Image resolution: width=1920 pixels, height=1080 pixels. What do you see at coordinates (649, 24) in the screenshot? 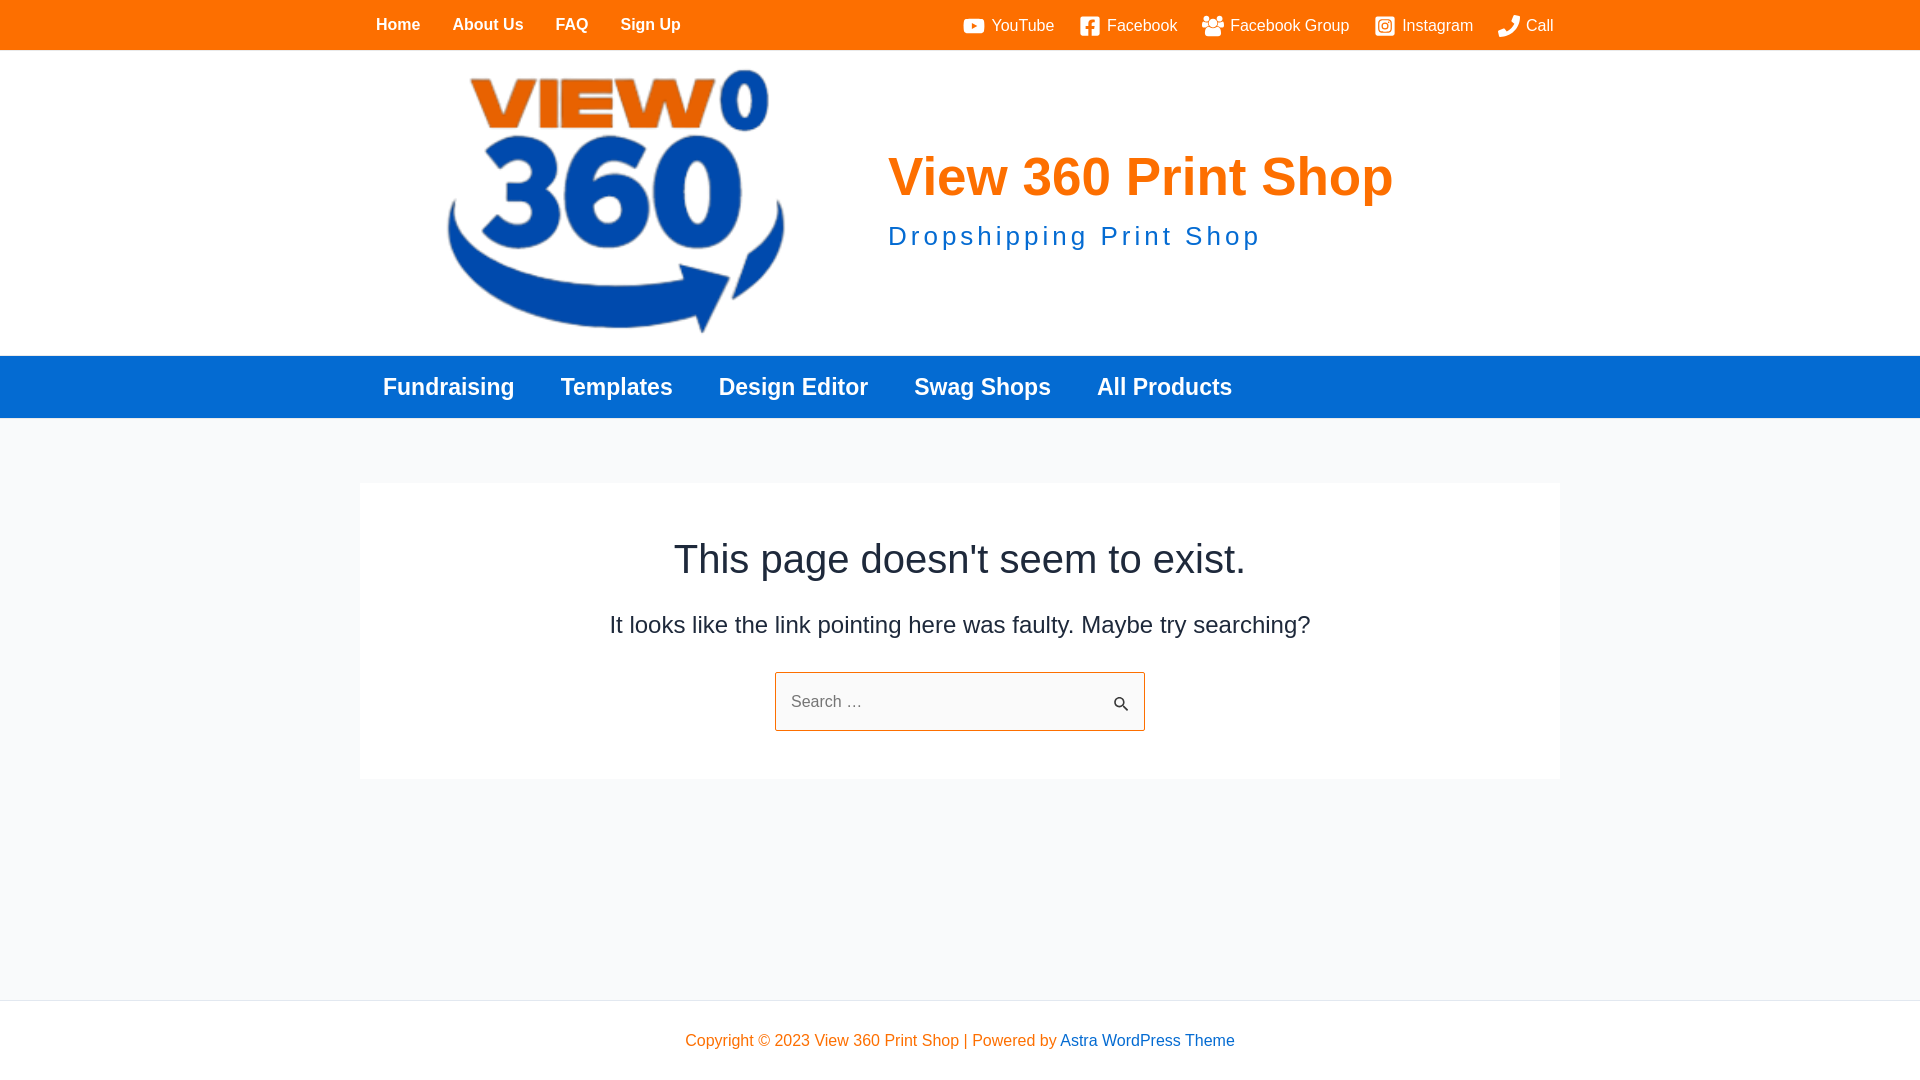
I see `'Sign Up'` at bounding box center [649, 24].